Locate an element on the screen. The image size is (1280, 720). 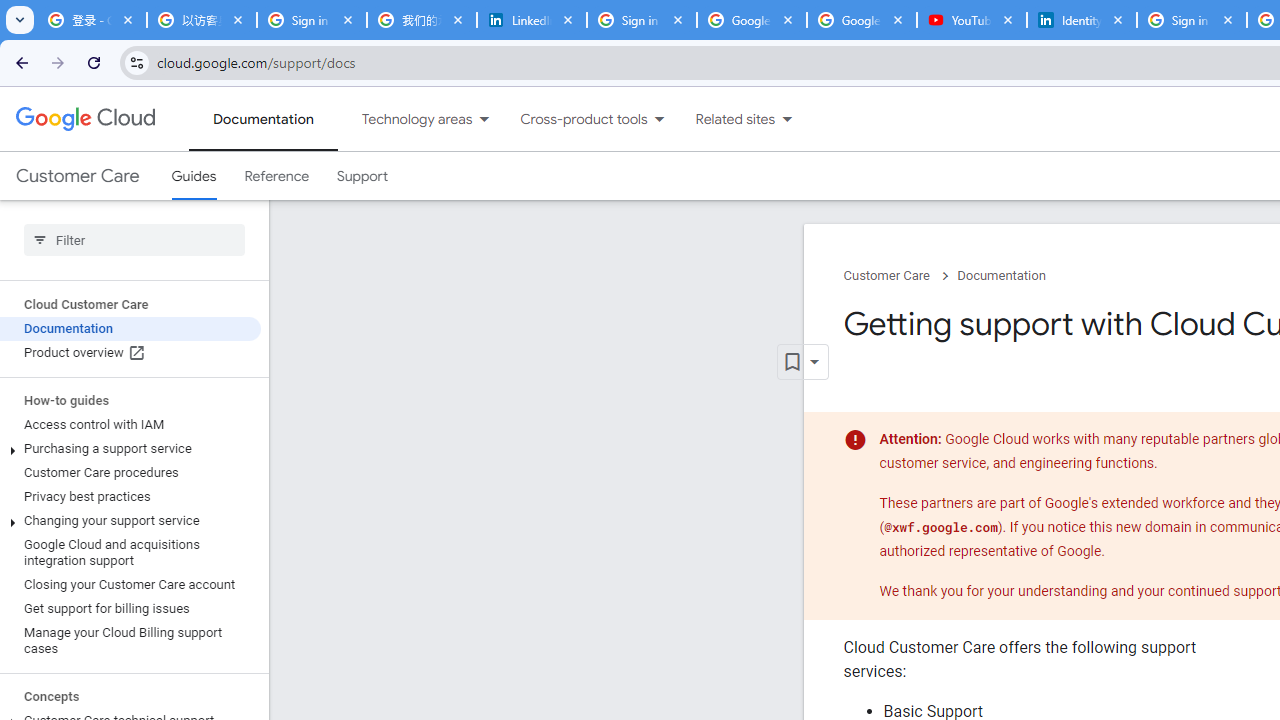
'Technology areas' is located at coordinates (404, 119).